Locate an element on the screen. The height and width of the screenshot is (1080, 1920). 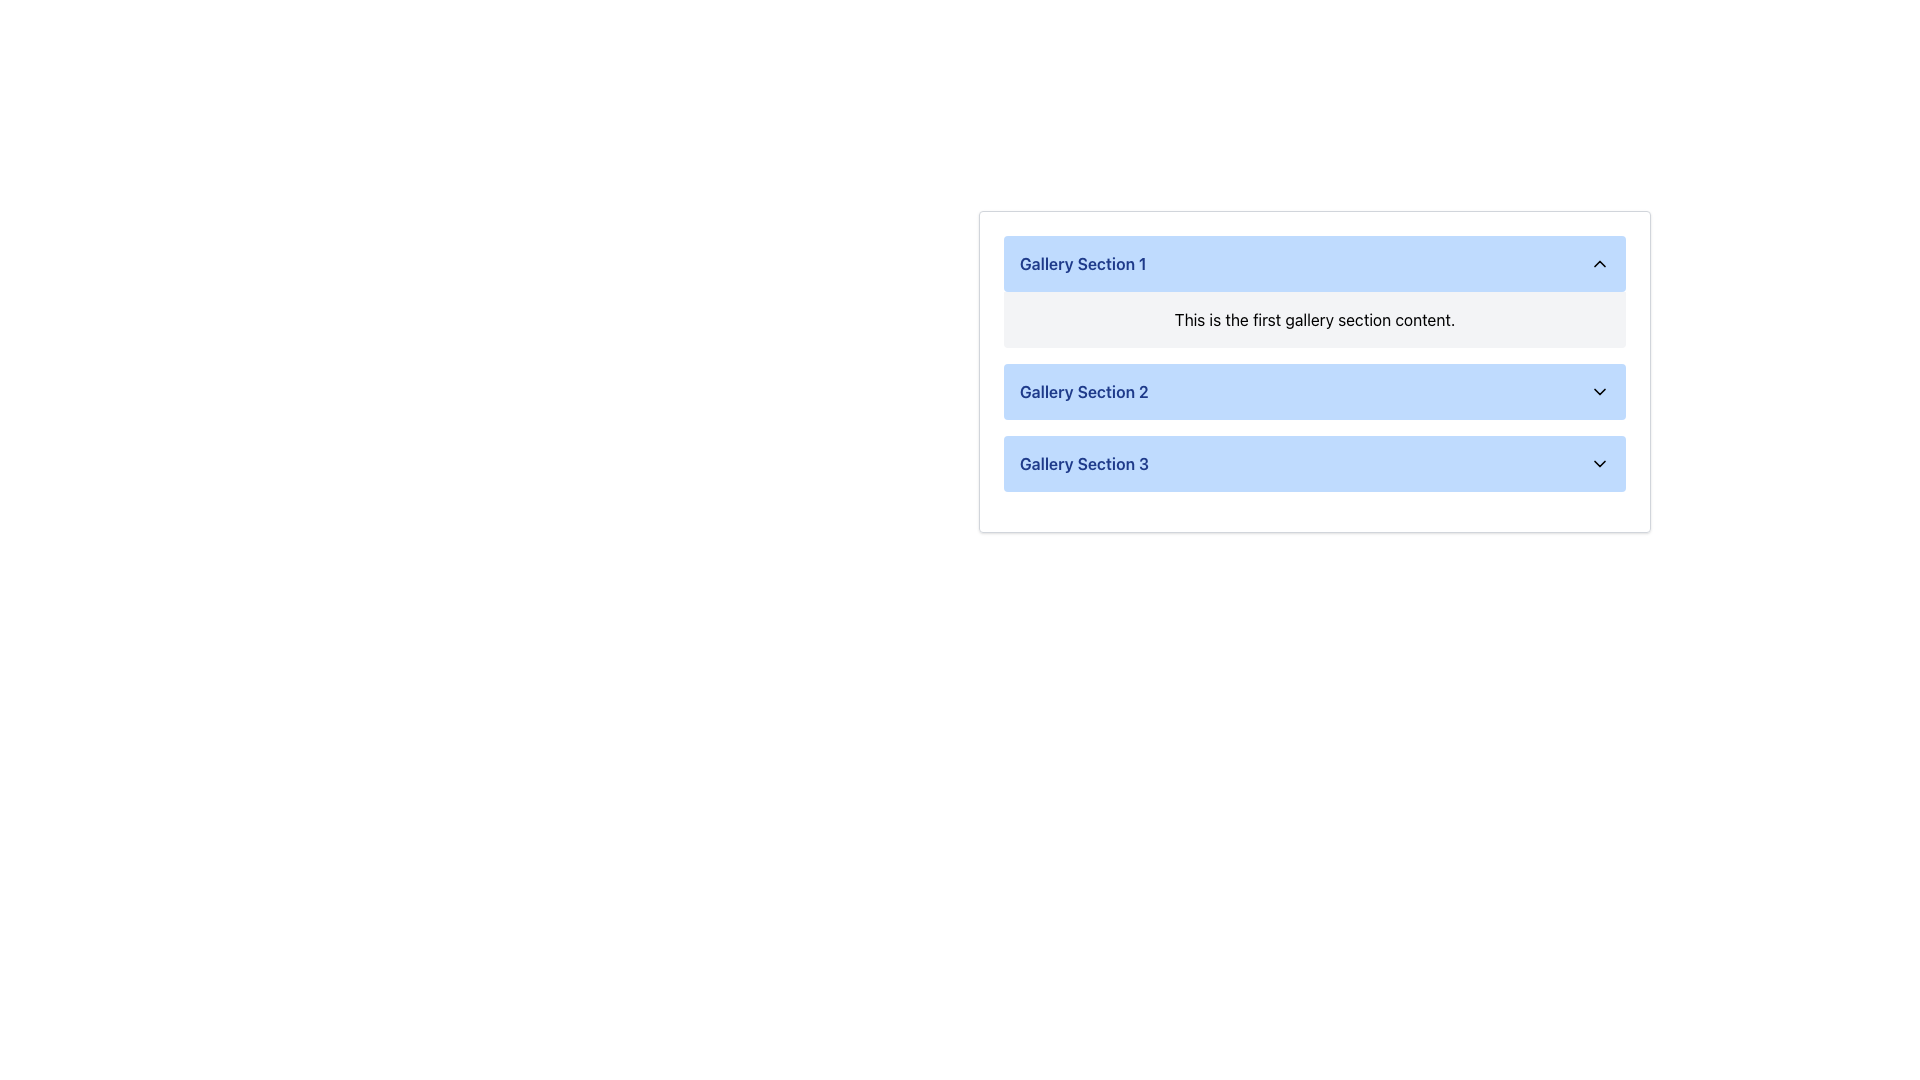
the Collapsible Section Header titled 'Gallery Section 2' for keyboard navigation is located at coordinates (1315, 392).